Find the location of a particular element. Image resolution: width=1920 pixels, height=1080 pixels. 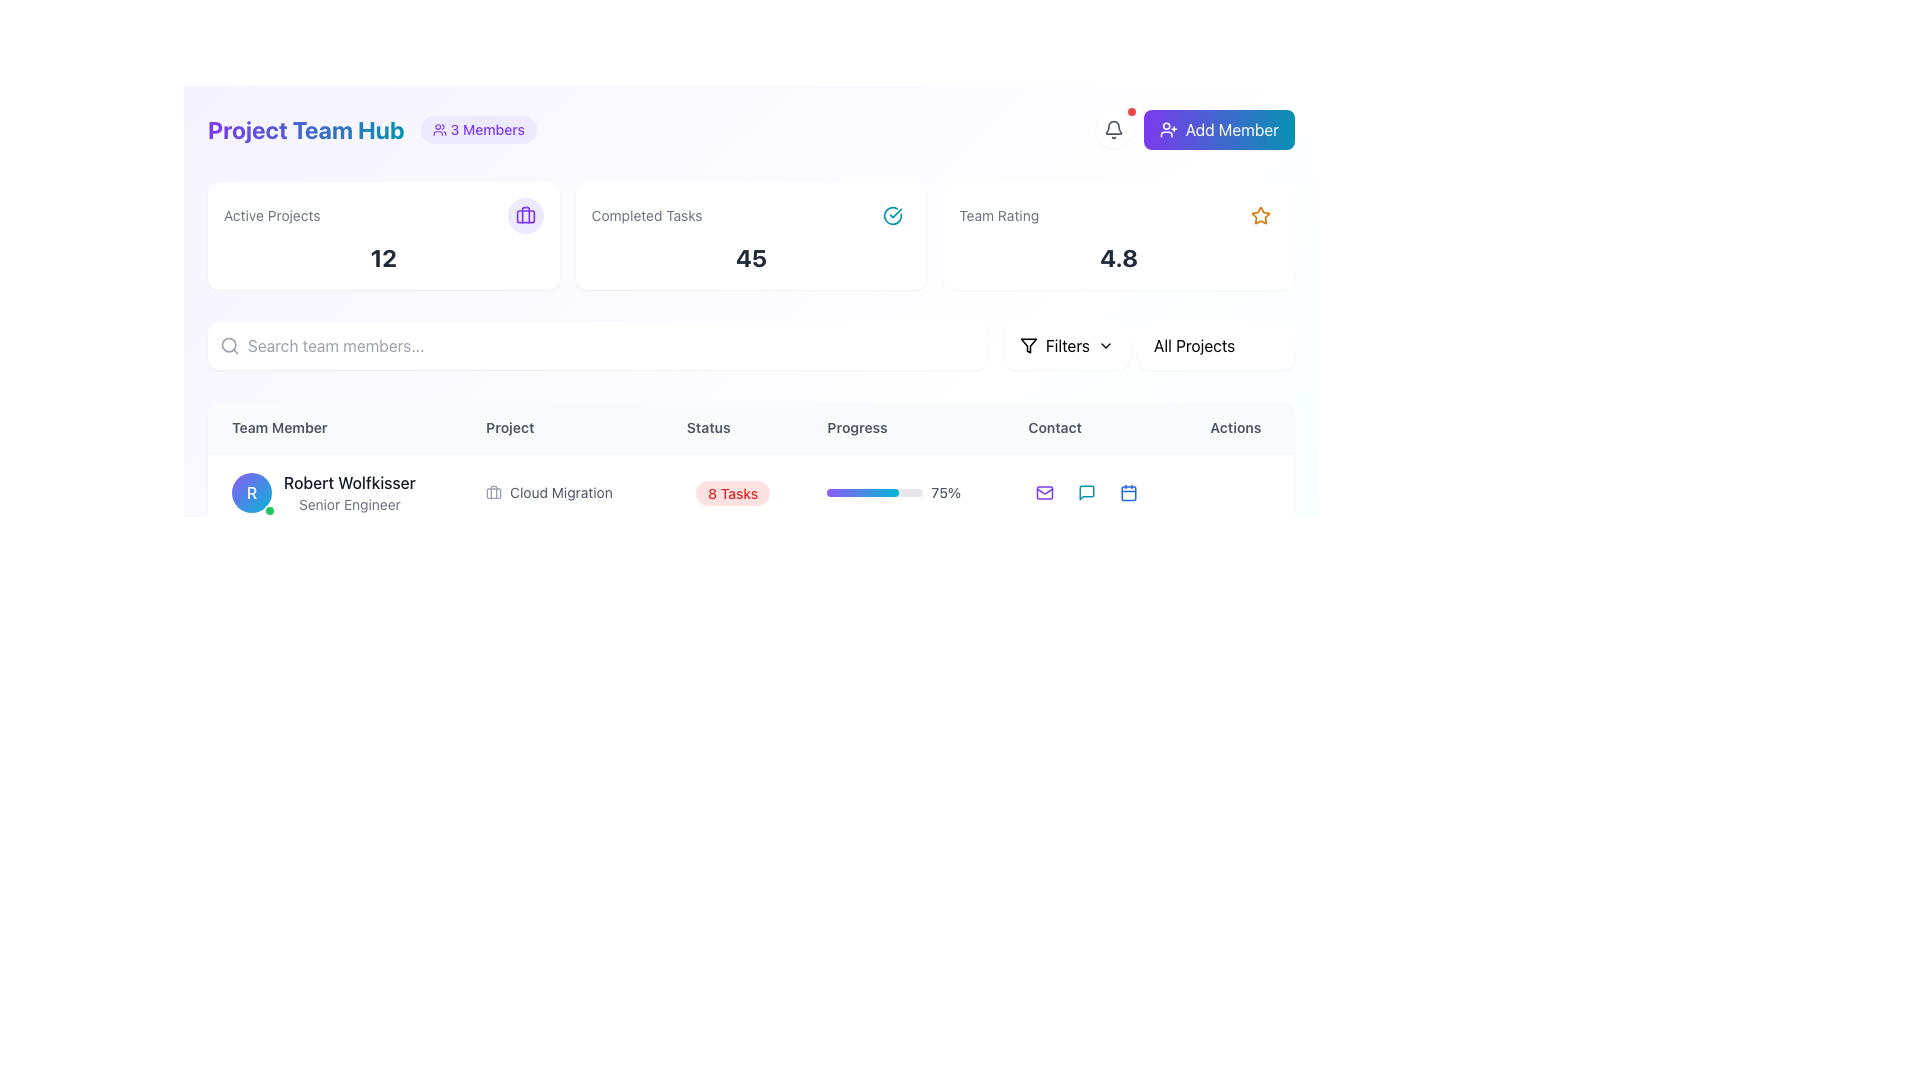

the Chevron Down Icon (SVG) located within the 'Filters' button is located at coordinates (1104, 345).